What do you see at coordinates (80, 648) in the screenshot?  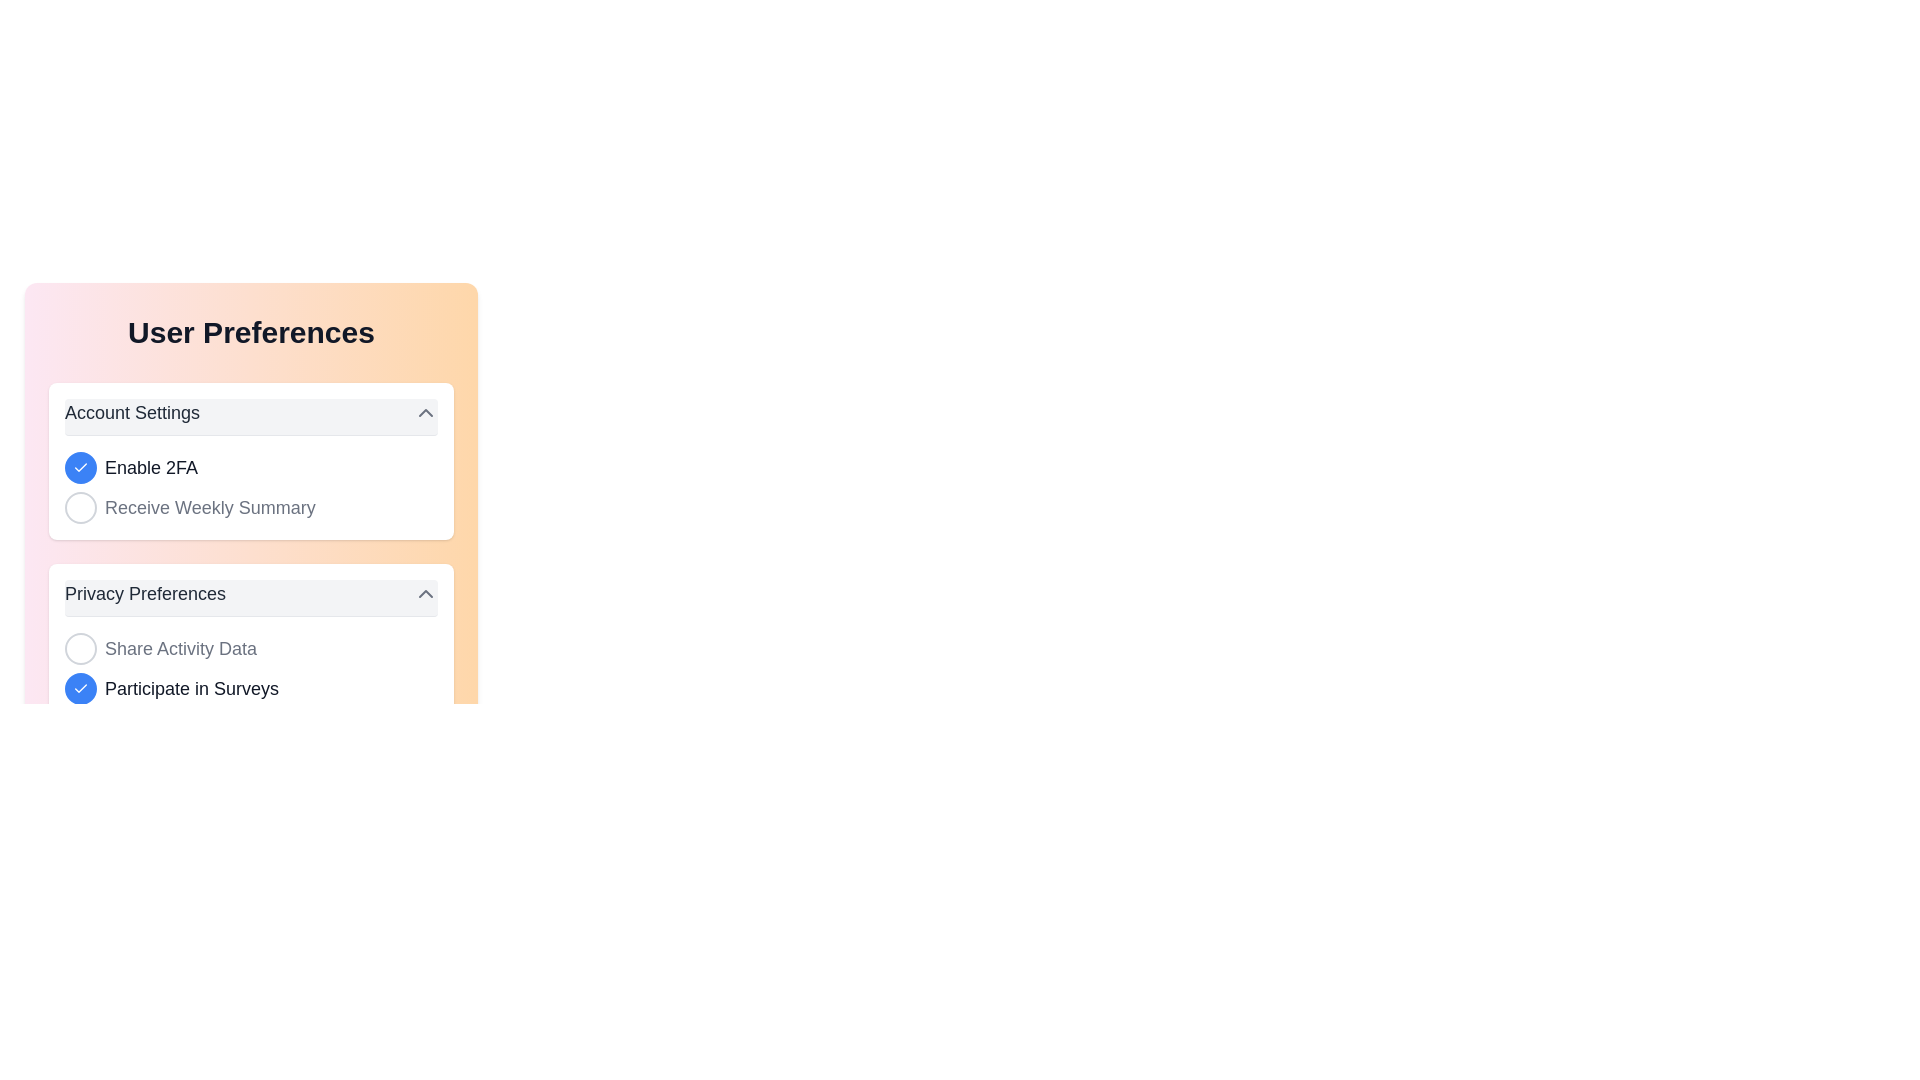 I see `the radio button located to the left of the text 'Share Activity Data' under the 'Privacy Preferences' section for keyboard navigation` at bounding box center [80, 648].